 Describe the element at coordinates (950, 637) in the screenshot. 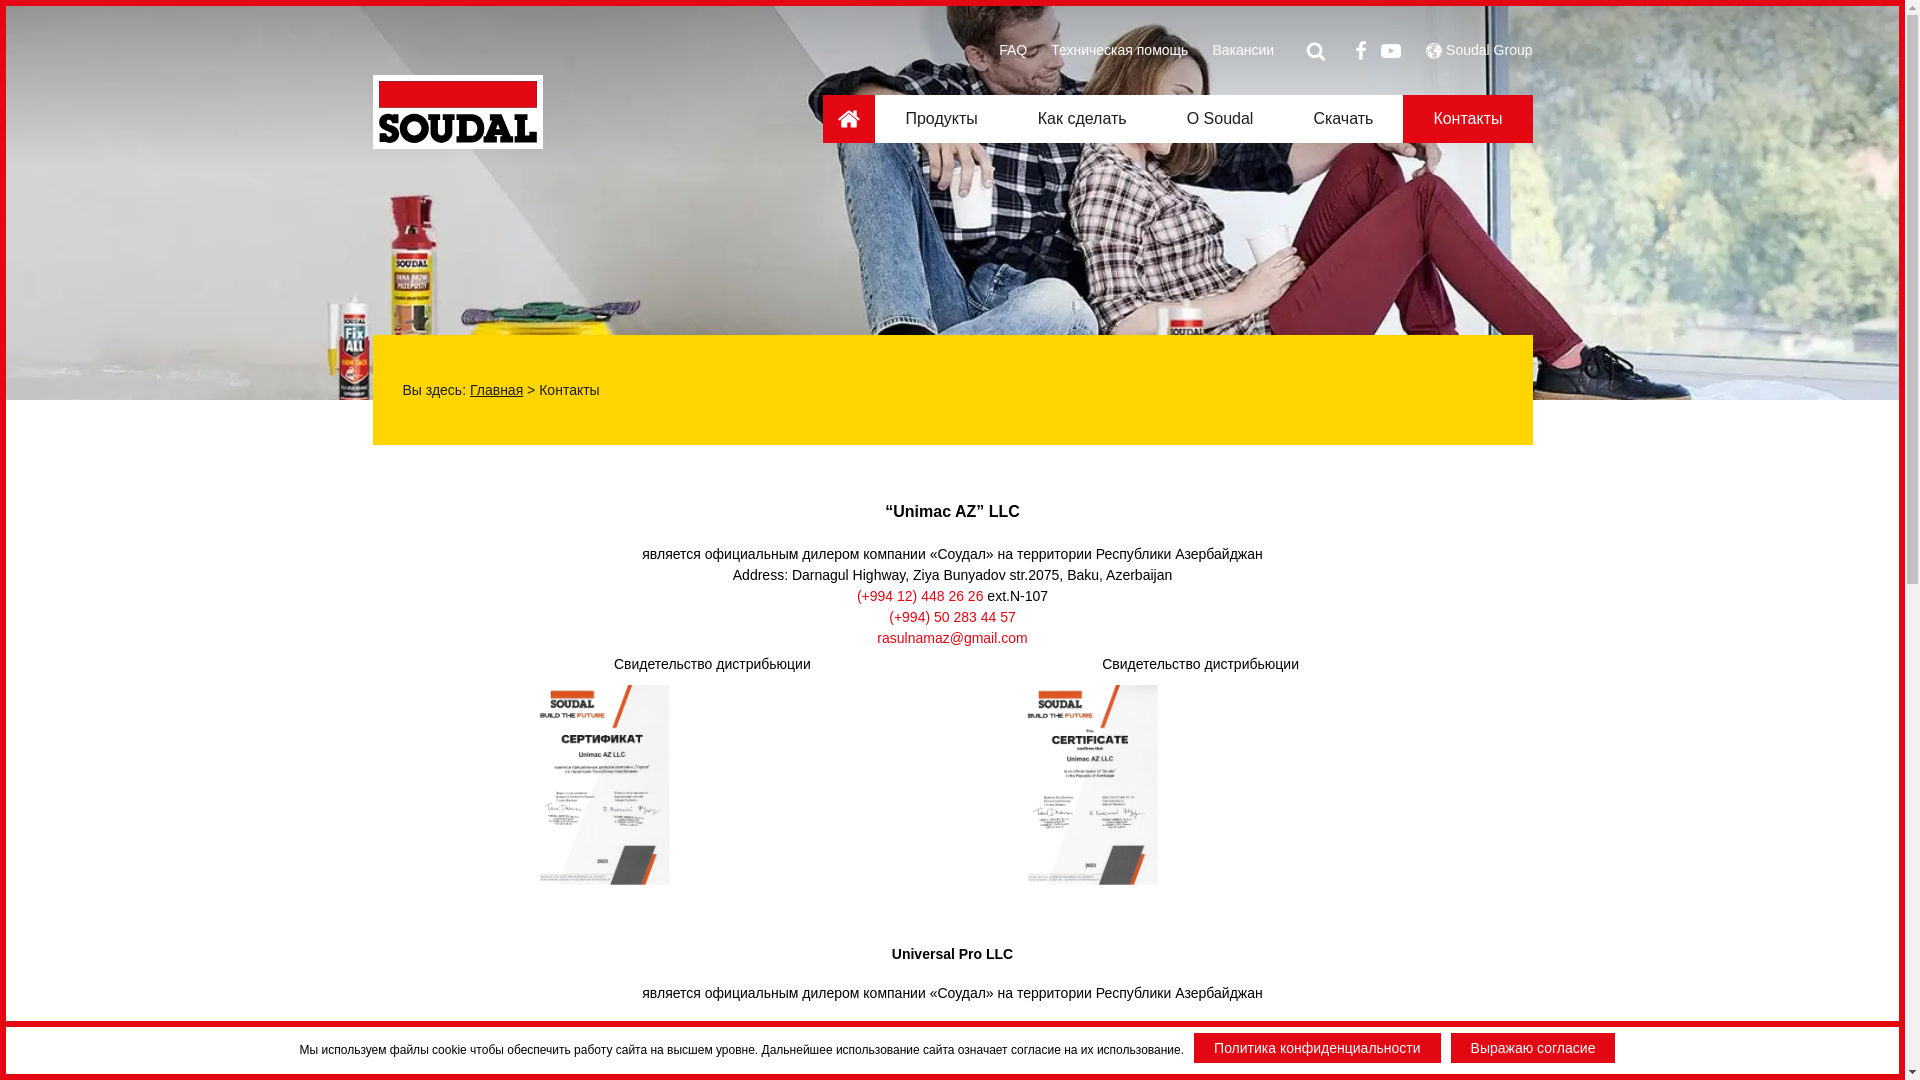

I see `'rasulnamaz@gmail.com'` at that location.